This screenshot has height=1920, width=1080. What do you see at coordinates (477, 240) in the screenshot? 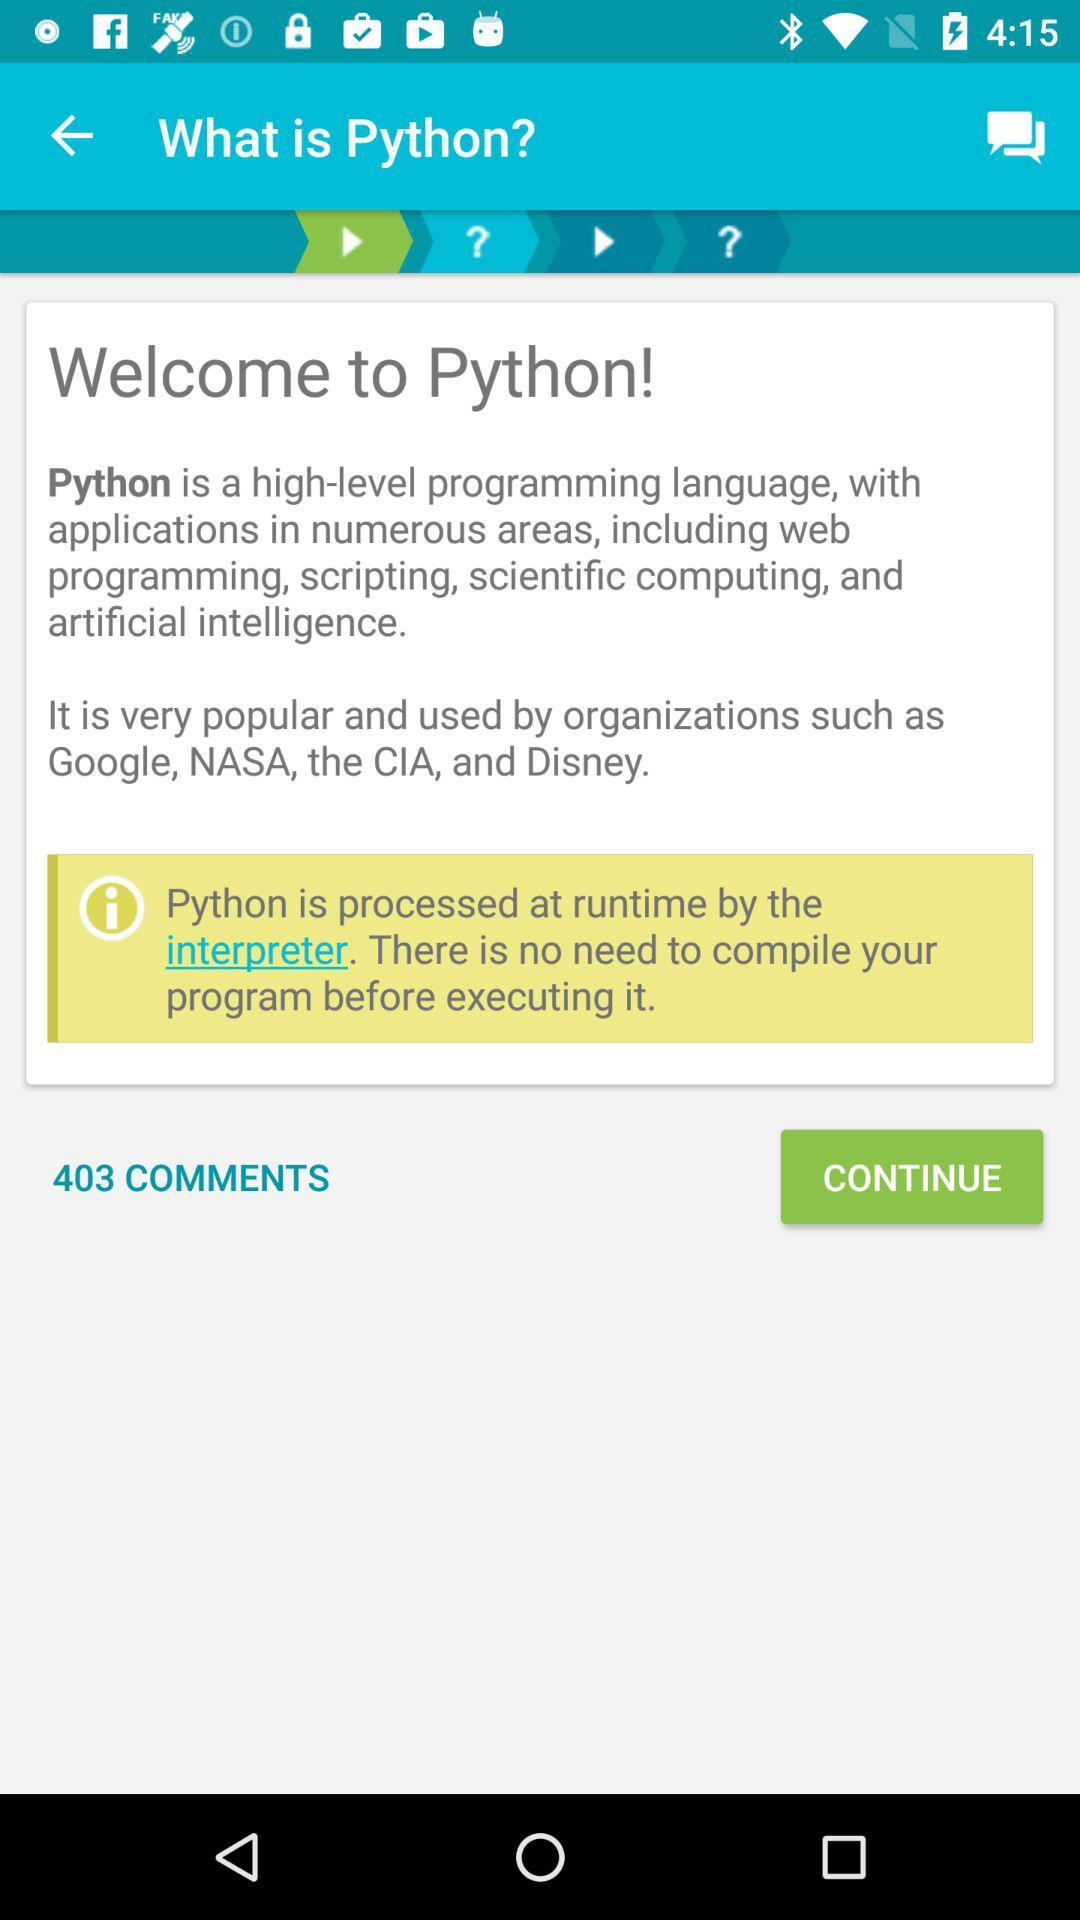
I see `the help icon` at bounding box center [477, 240].